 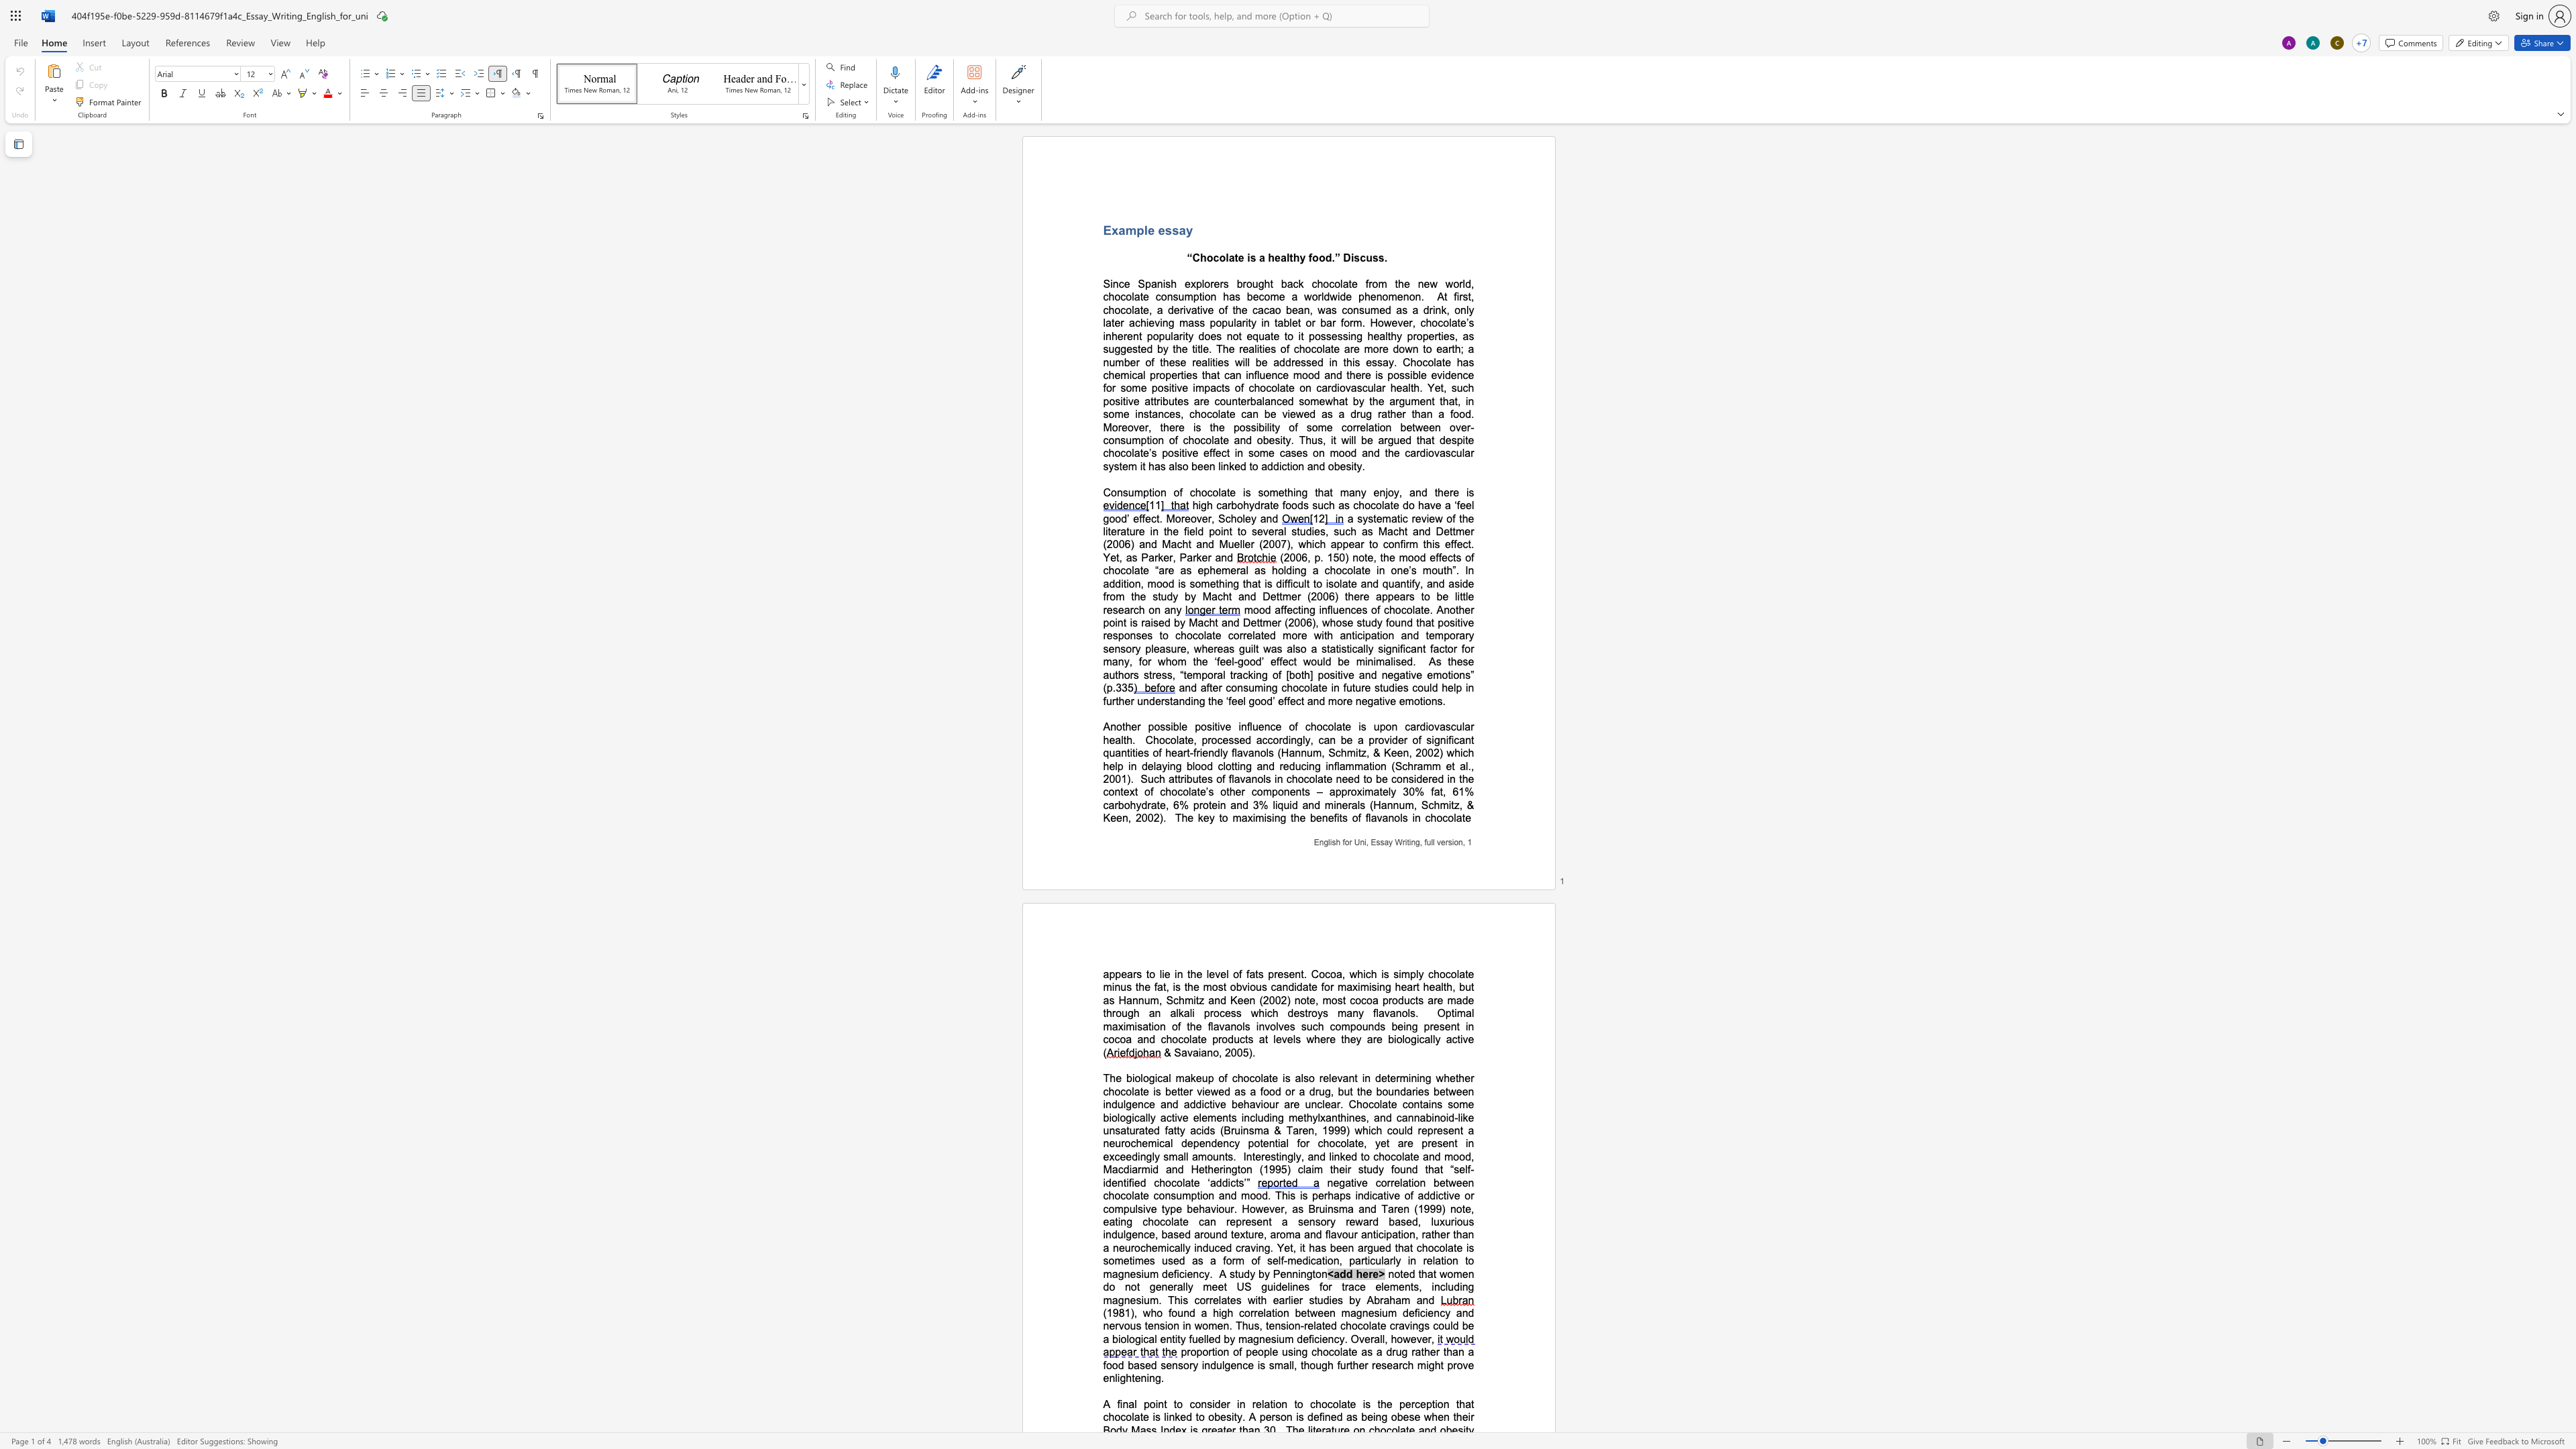 I want to click on the space between the continuous character "u" and "n" in the text, so click(x=1366, y=1026).